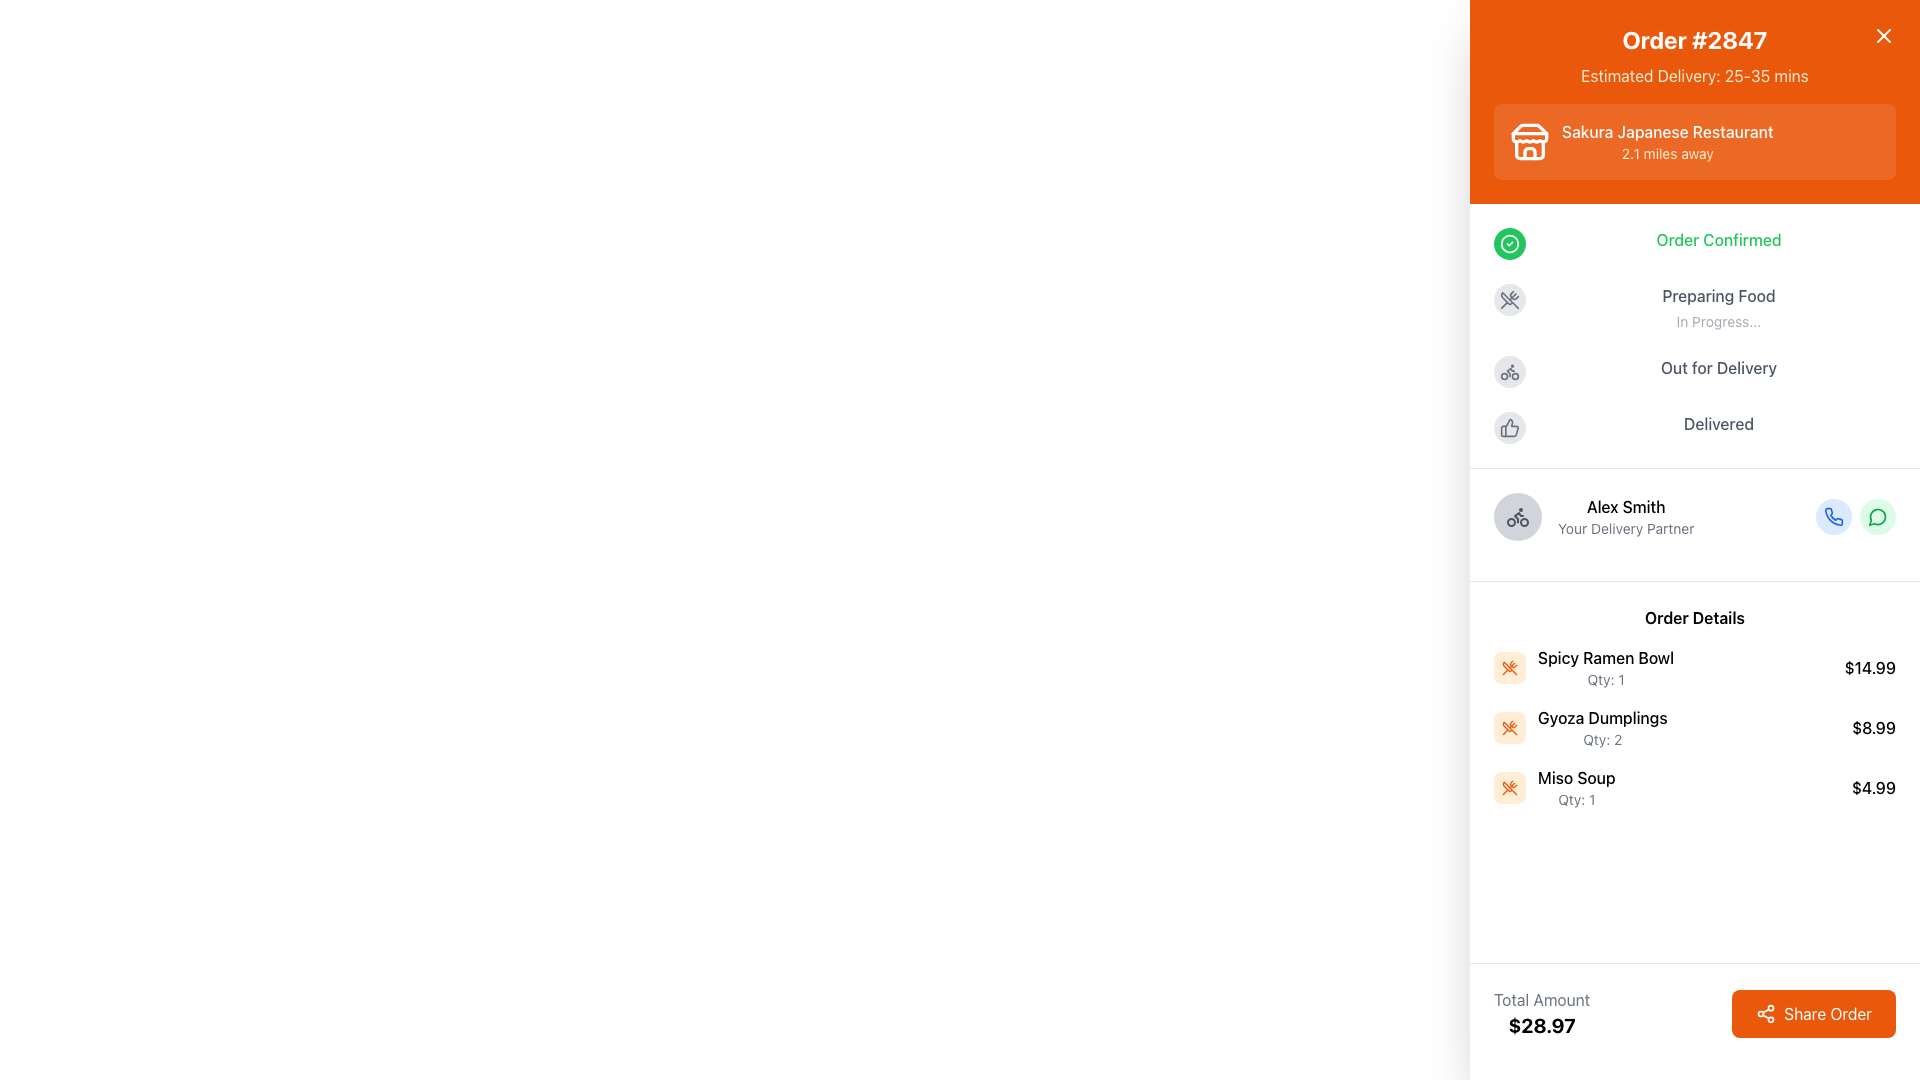  I want to click on the 'Miso Soup' list item in the order summary interface, so click(1693, 786).